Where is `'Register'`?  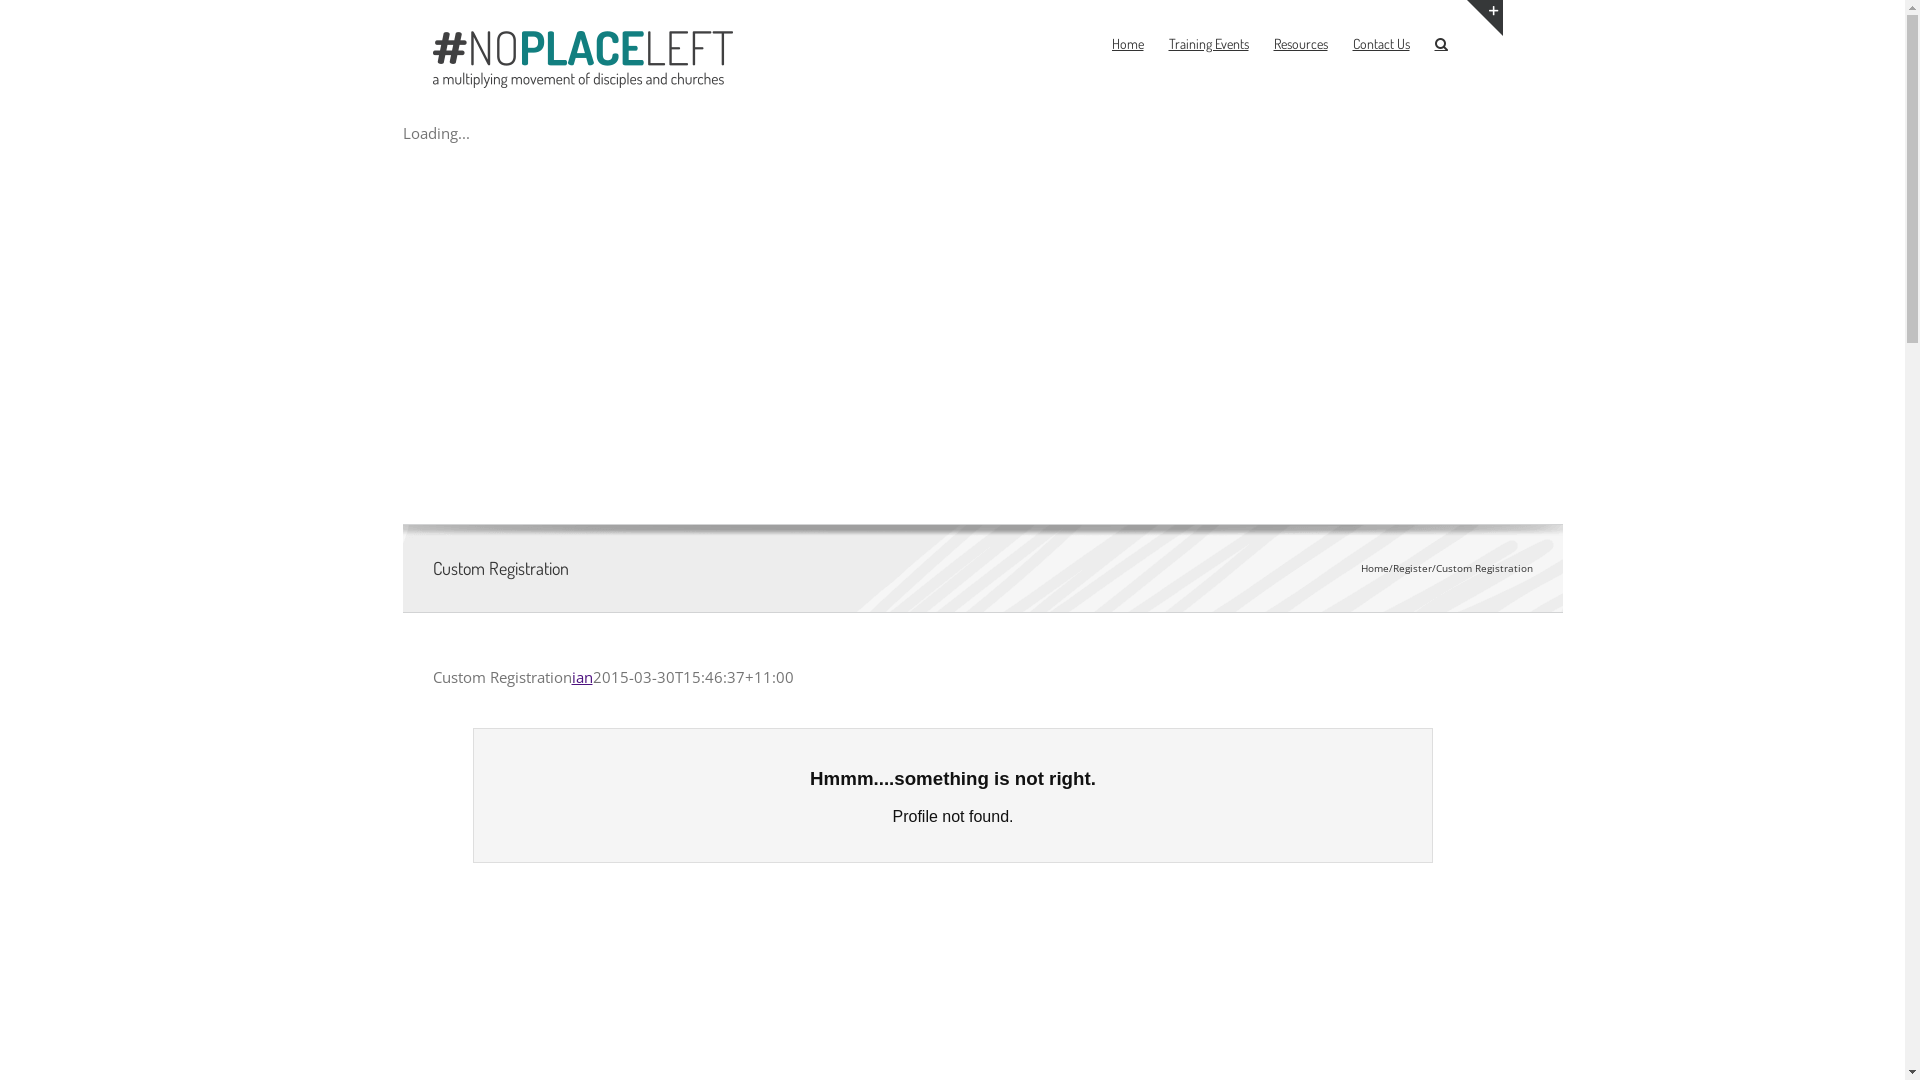 'Register' is located at coordinates (1410, 567).